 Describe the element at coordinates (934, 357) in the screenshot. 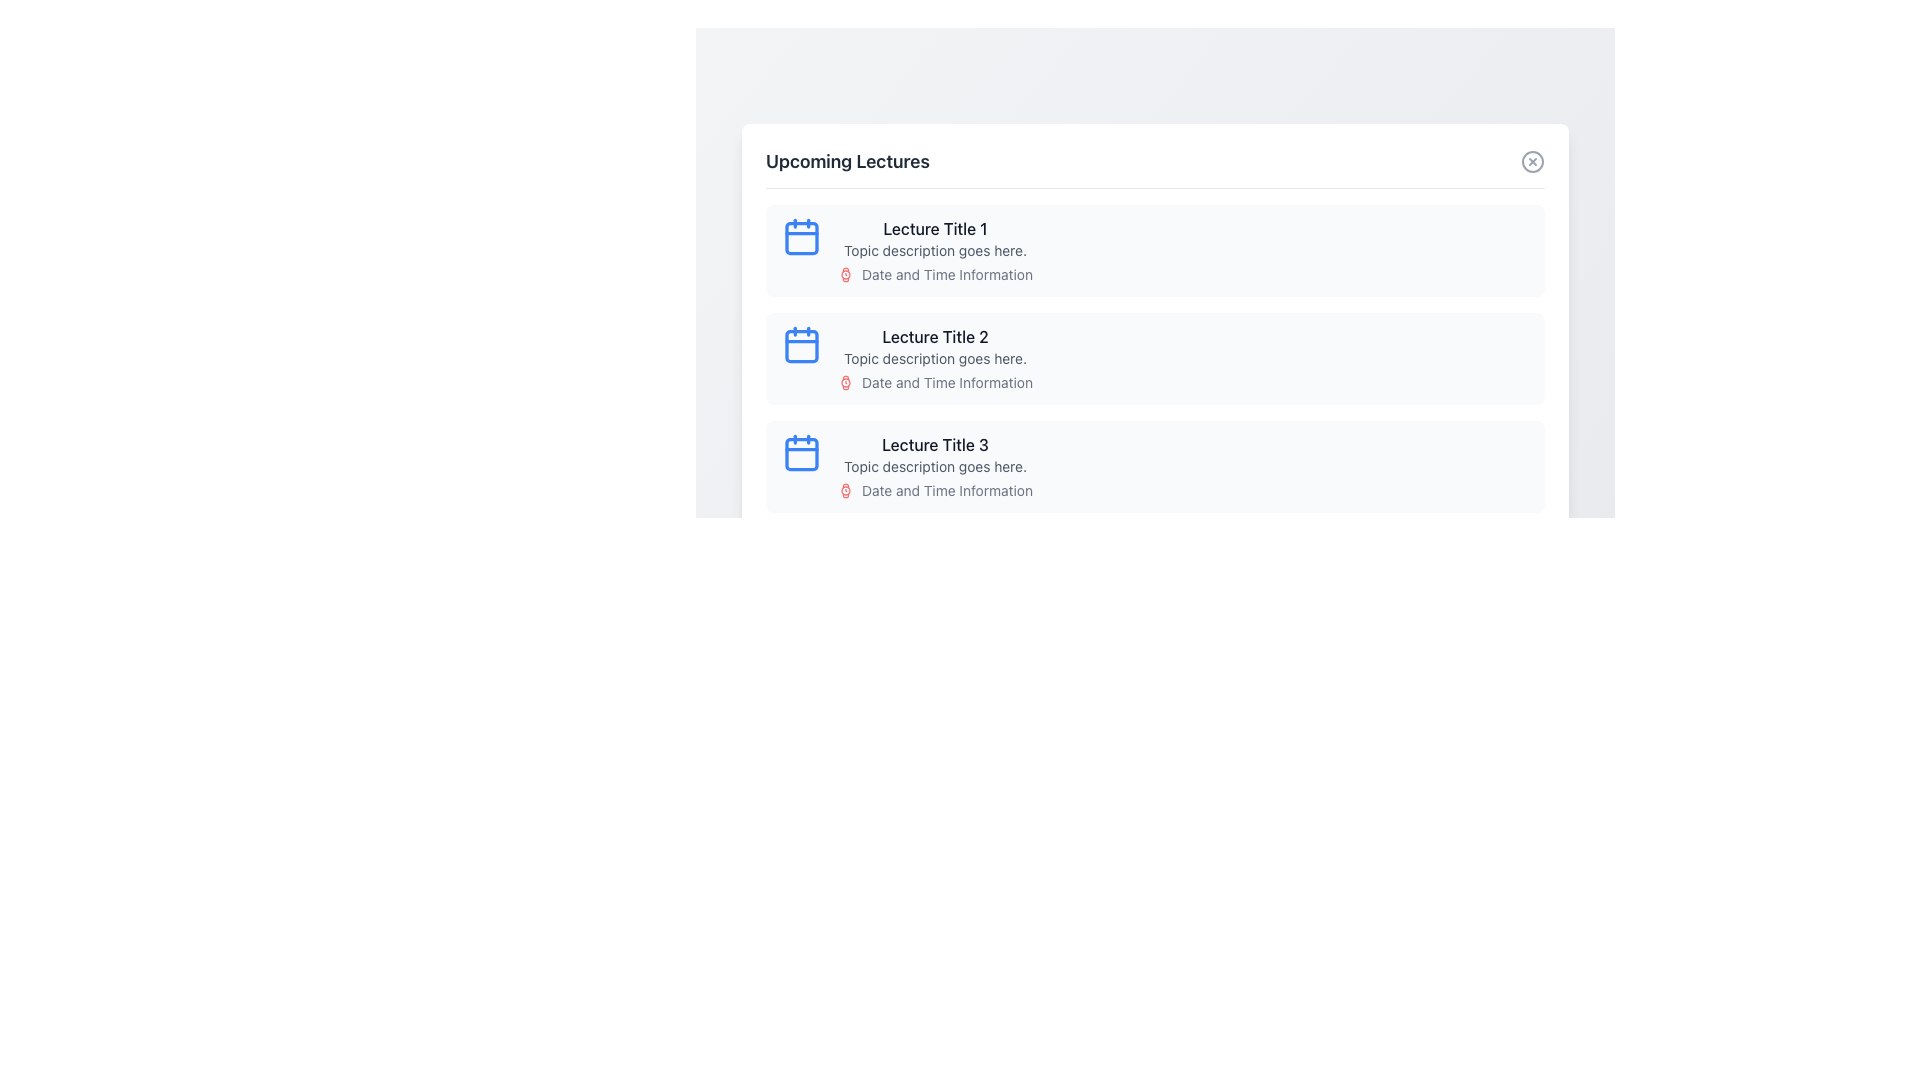

I see `the text label displaying 'Topic description goes here.' located beneath 'Lecture Title 2' in the Upcoming Lectures list` at that location.